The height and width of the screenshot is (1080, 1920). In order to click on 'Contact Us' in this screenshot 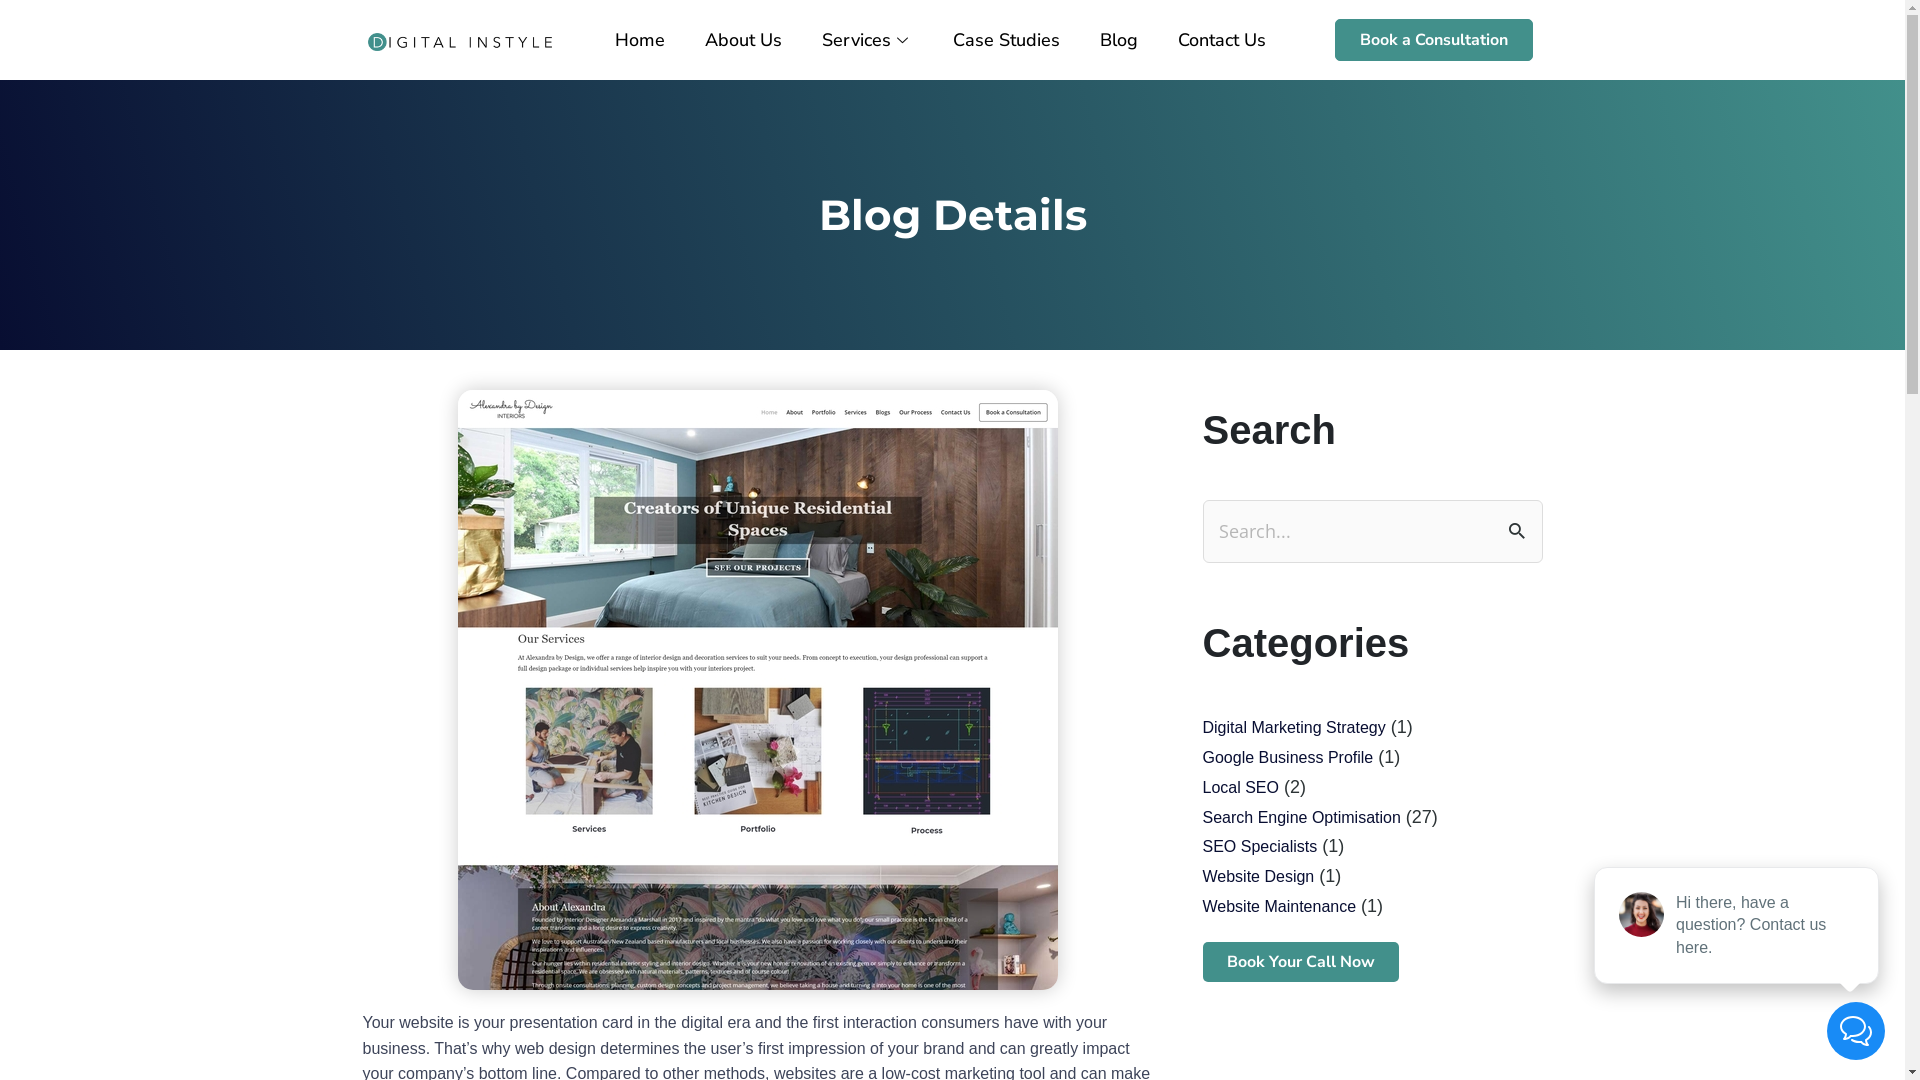, I will do `click(1221, 39)`.